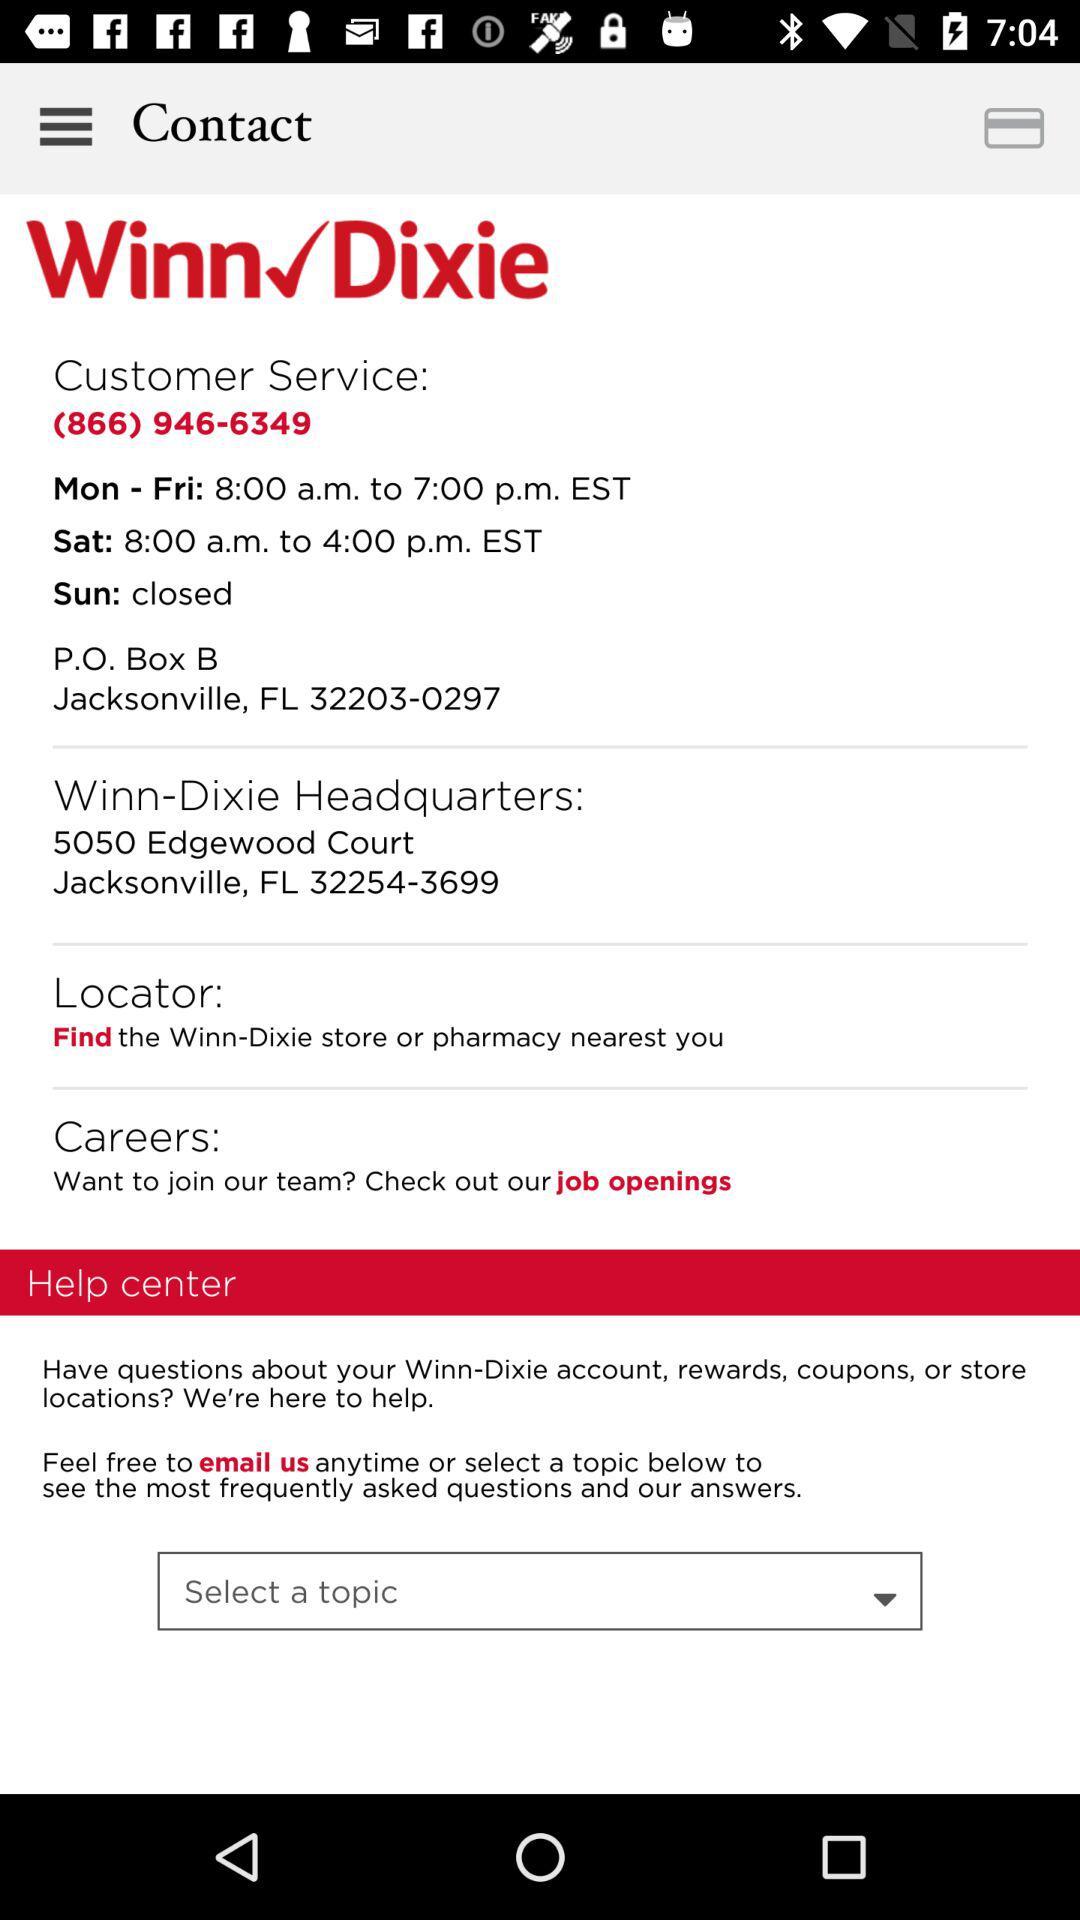 This screenshot has width=1080, height=1920. Describe the element at coordinates (301, 1180) in the screenshot. I see `icon next to job openings` at that location.